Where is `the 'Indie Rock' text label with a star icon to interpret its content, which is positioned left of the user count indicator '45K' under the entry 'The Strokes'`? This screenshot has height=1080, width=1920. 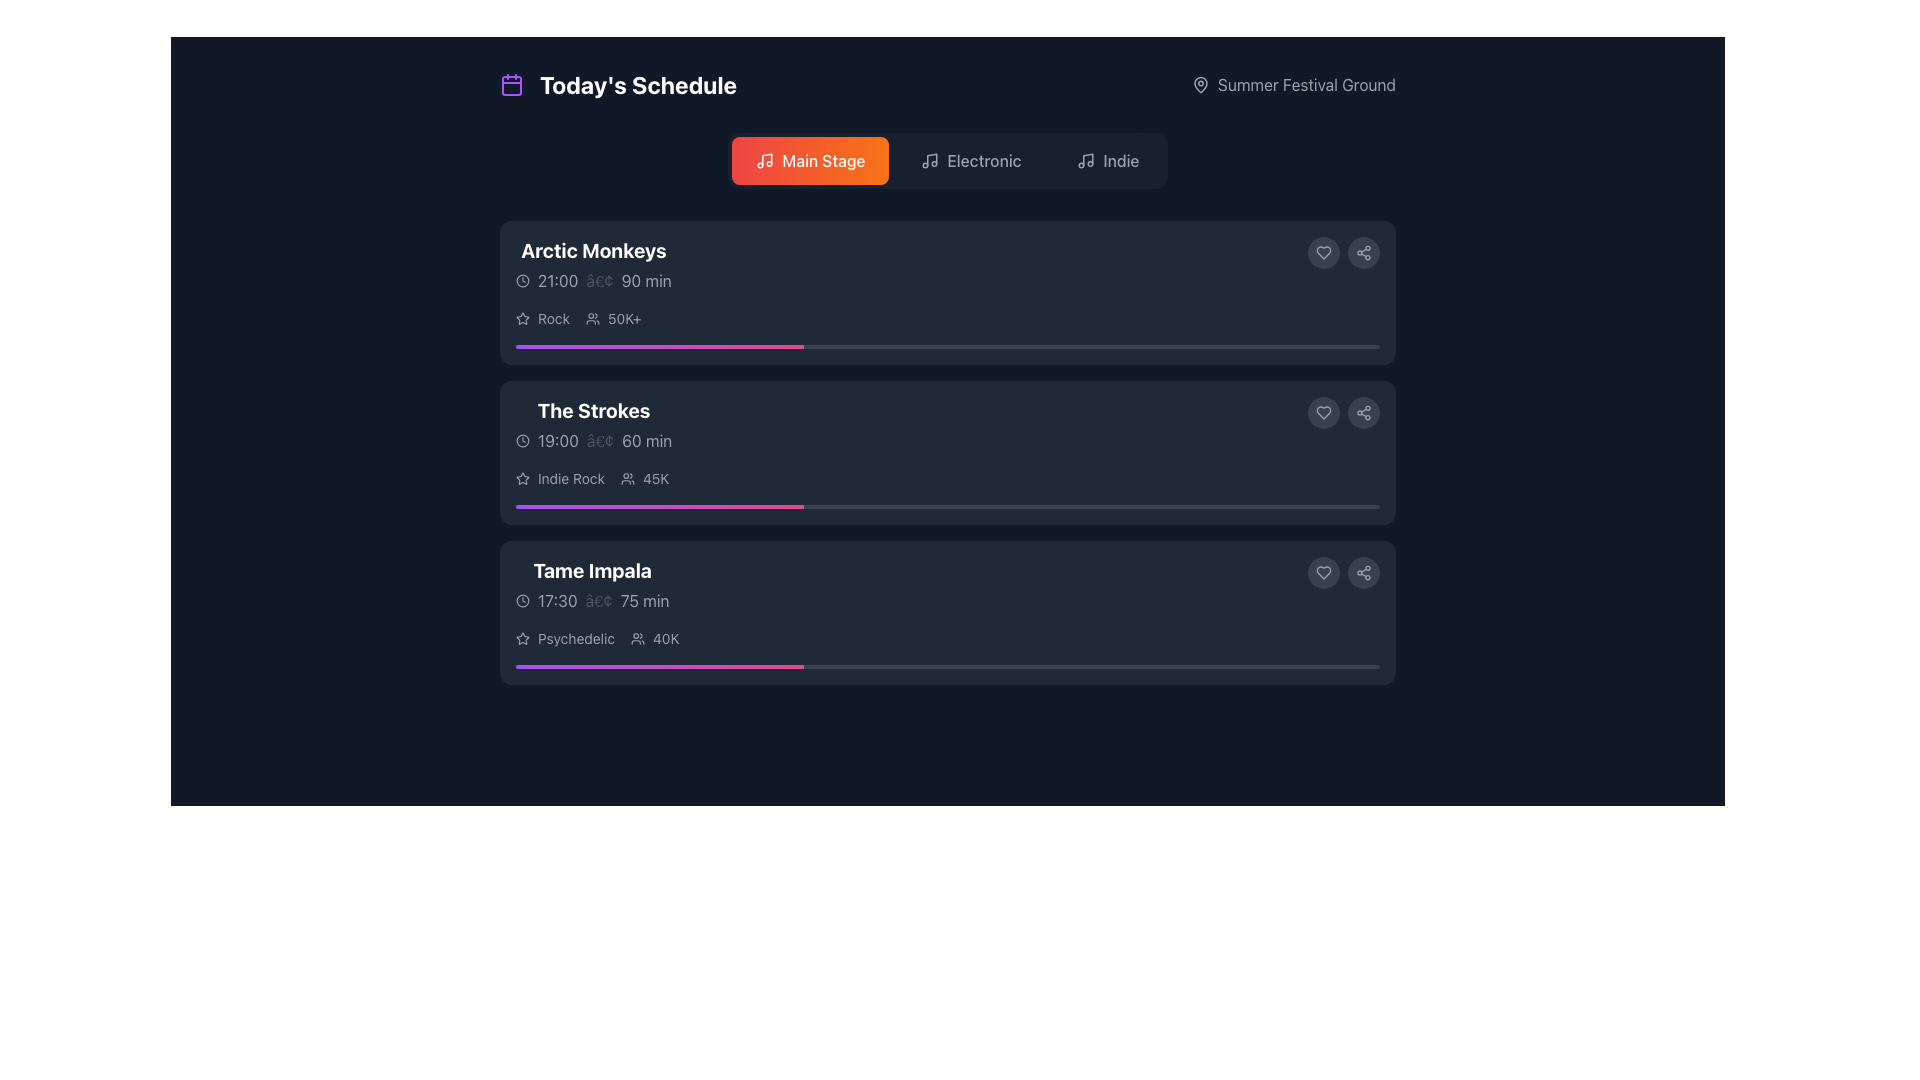
the 'Indie Rock' text label with a star icon to interpret its content, which is positioned left of the user count indicator '45K' under the entry 'The Strokes' is located at coordinates (560, 478).